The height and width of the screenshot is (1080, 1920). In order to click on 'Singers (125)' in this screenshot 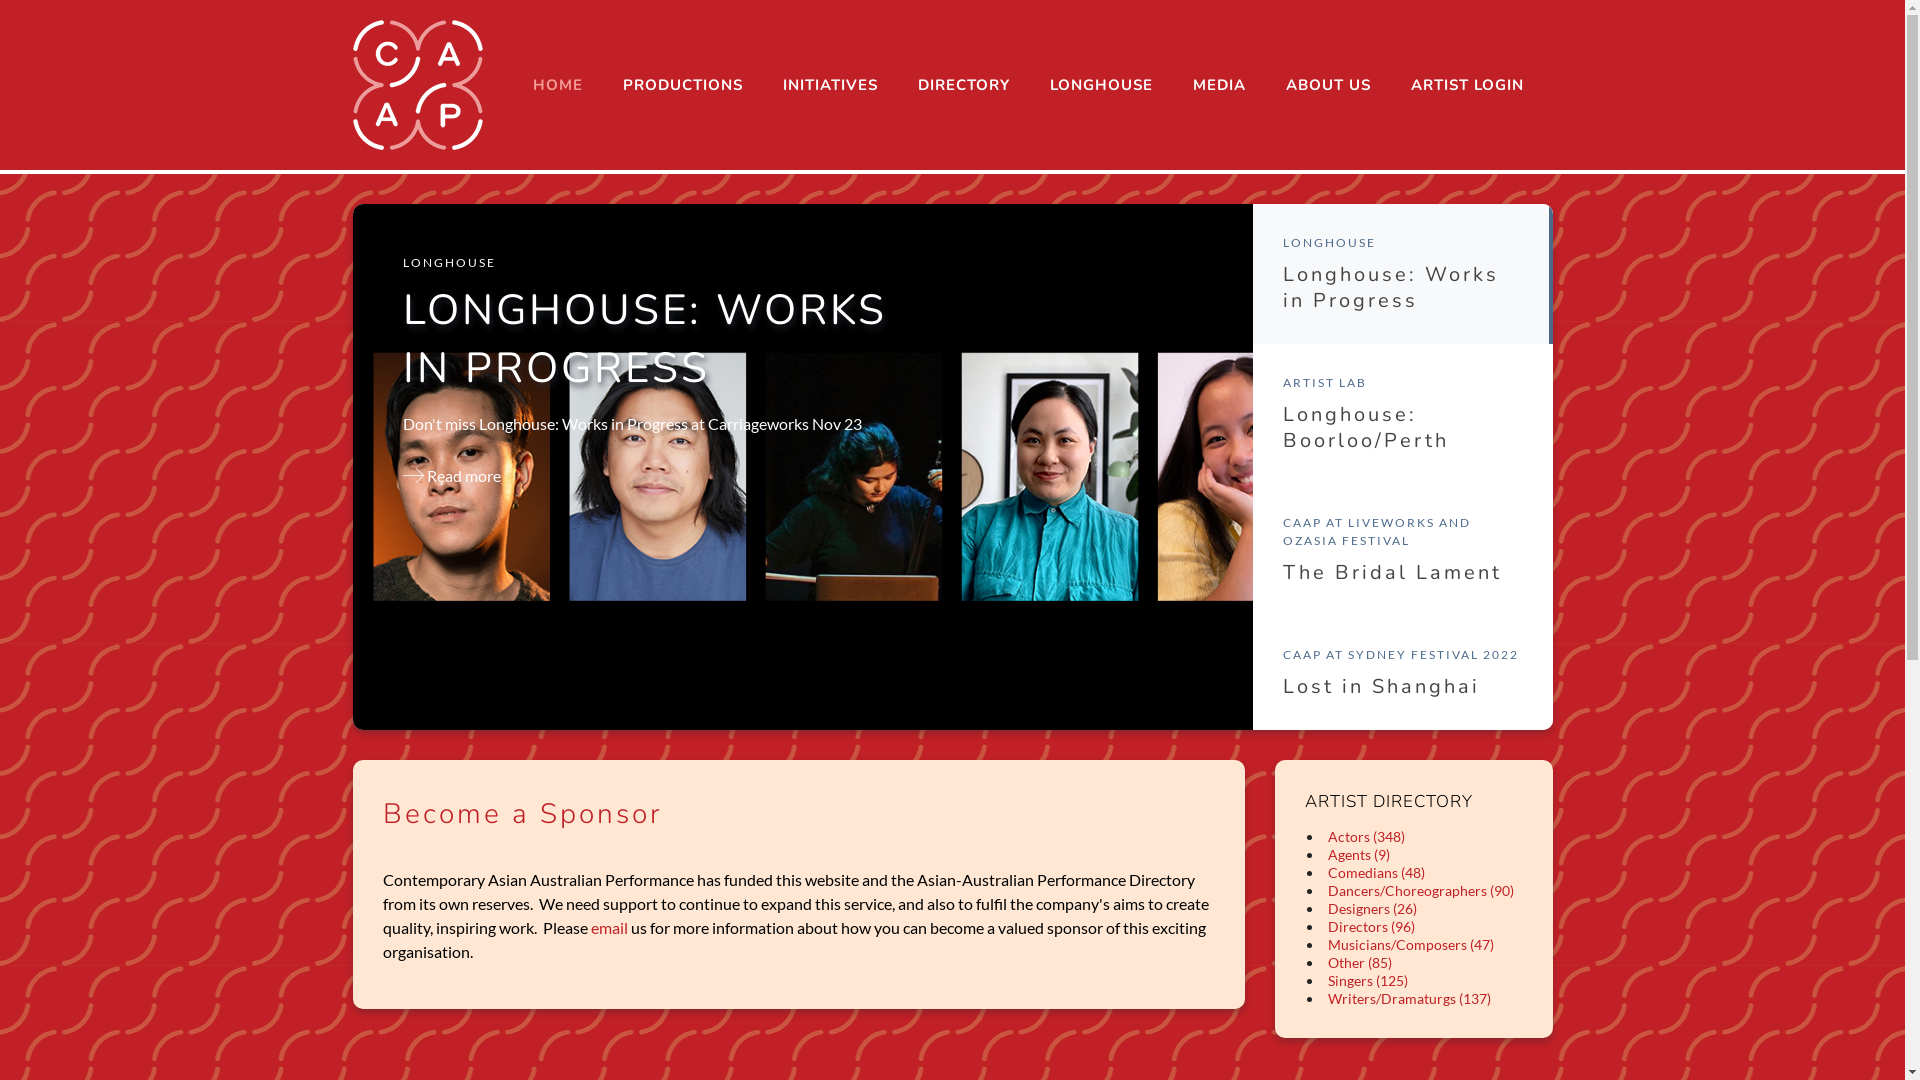, I will do `click(1323, 979)`.